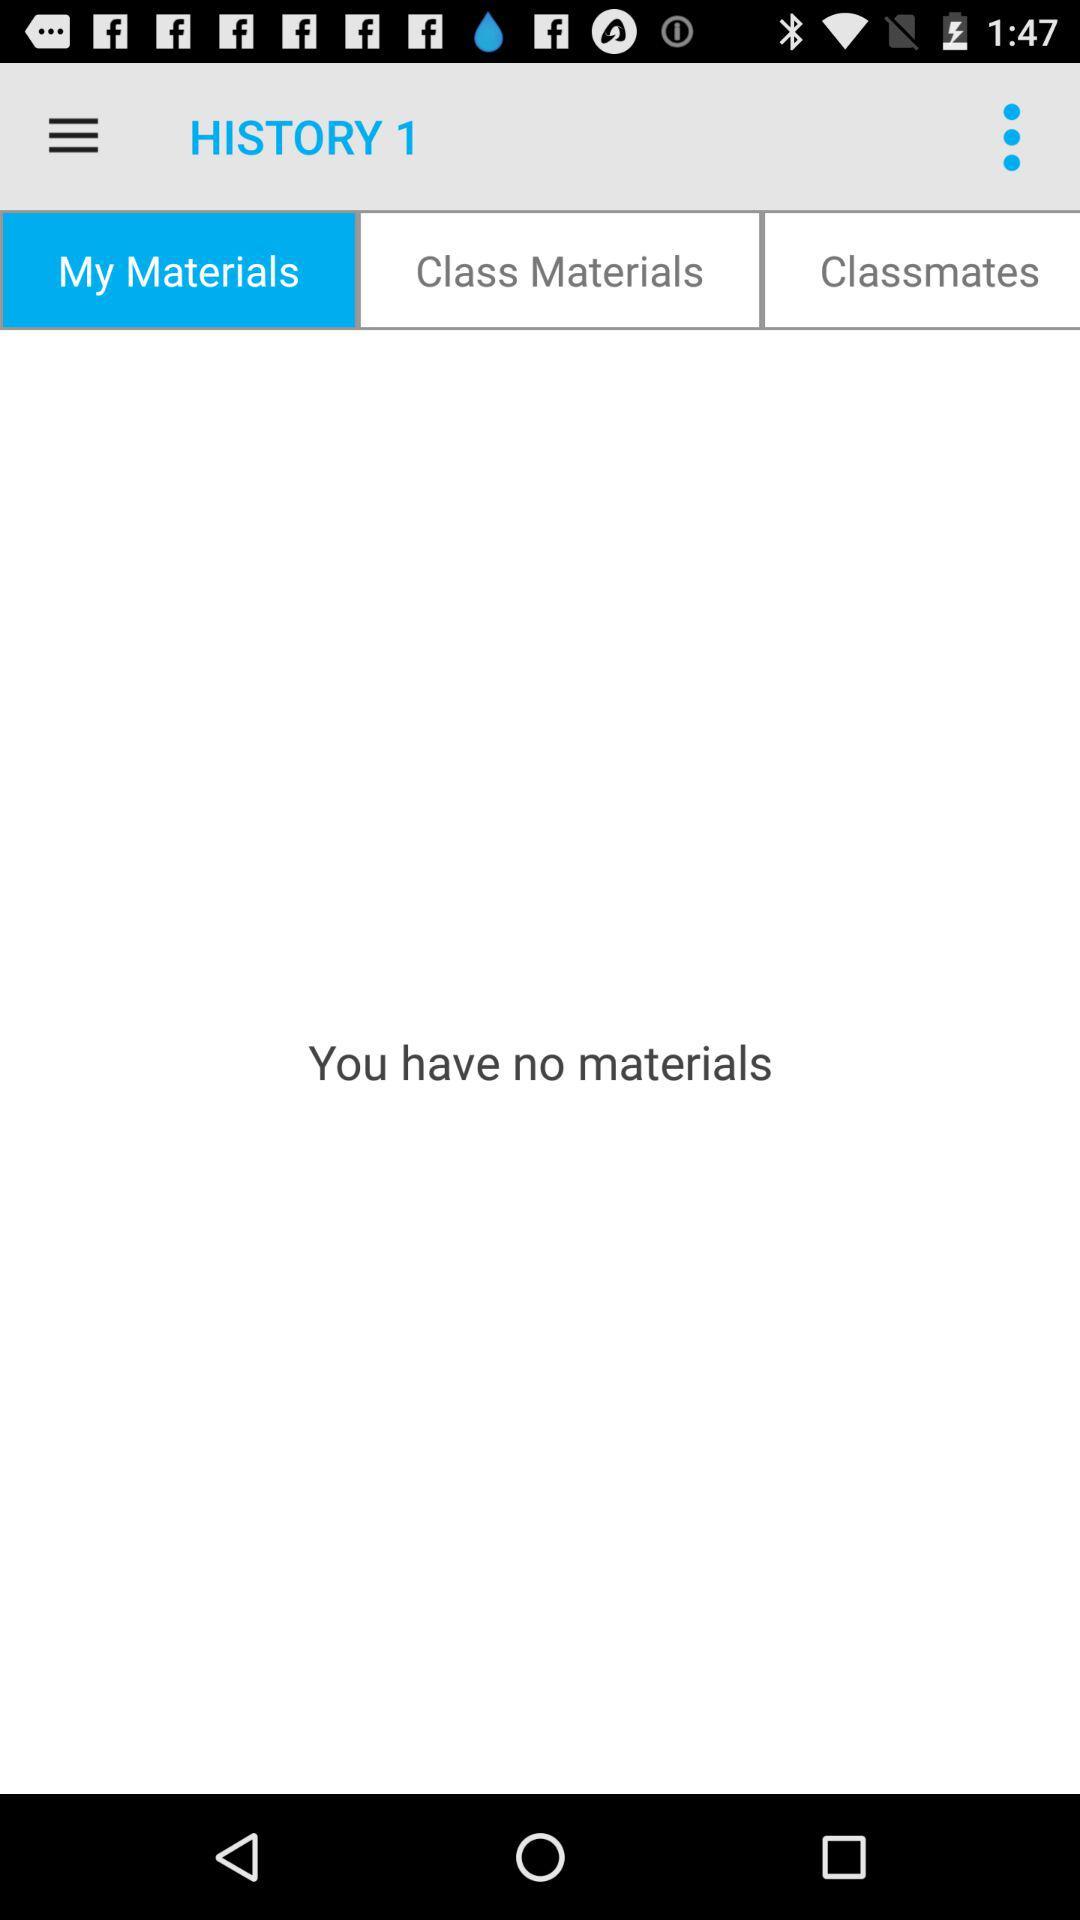 This screenshot has width=1080, height=1920. I want to click on classmates icon, so click(921, 268).